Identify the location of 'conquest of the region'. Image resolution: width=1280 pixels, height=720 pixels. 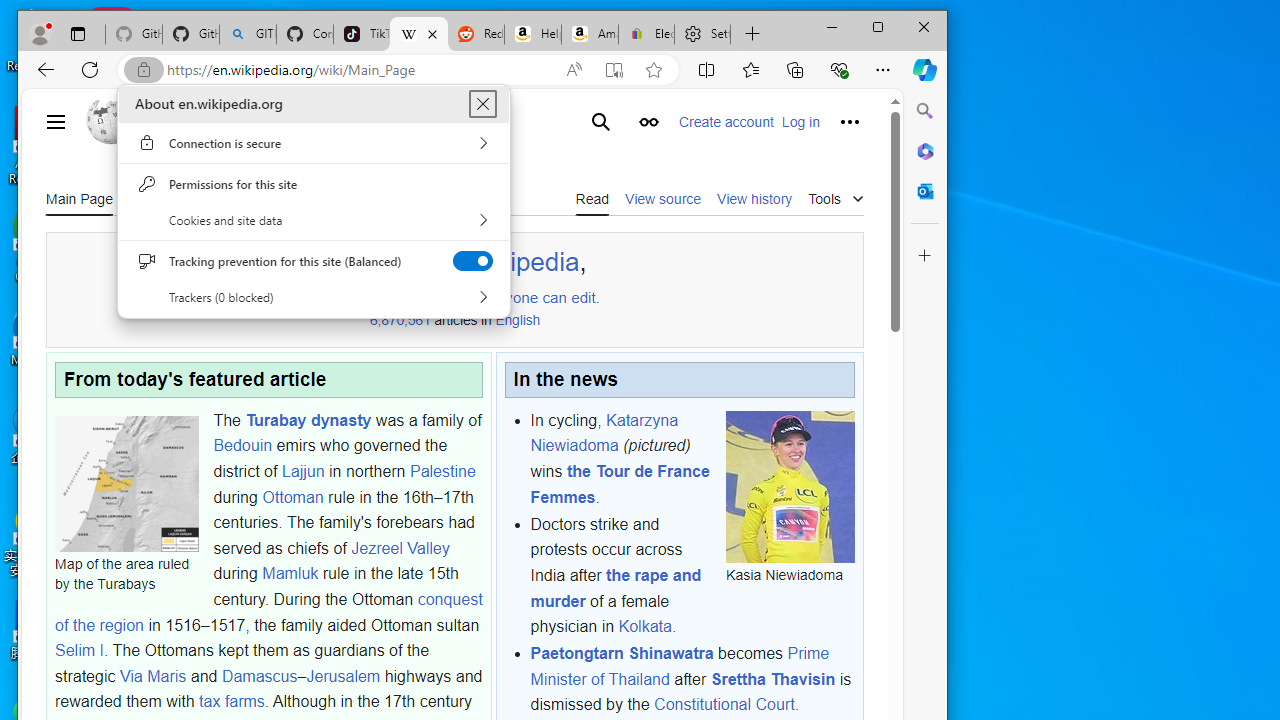
(267, 611).